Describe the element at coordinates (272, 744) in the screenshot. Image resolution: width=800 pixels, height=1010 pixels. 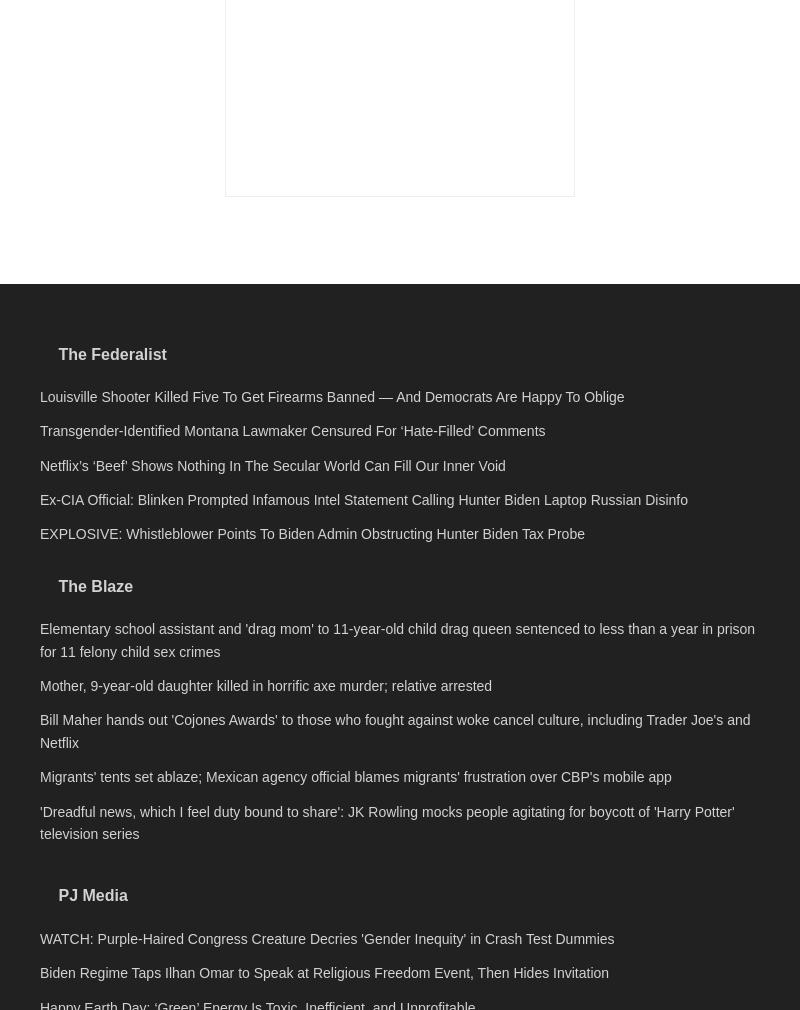
I see `'Netflix’s ‘Beef’ Shows Nothing In The Secular World Can Fill Our Inner Void'` at that location.